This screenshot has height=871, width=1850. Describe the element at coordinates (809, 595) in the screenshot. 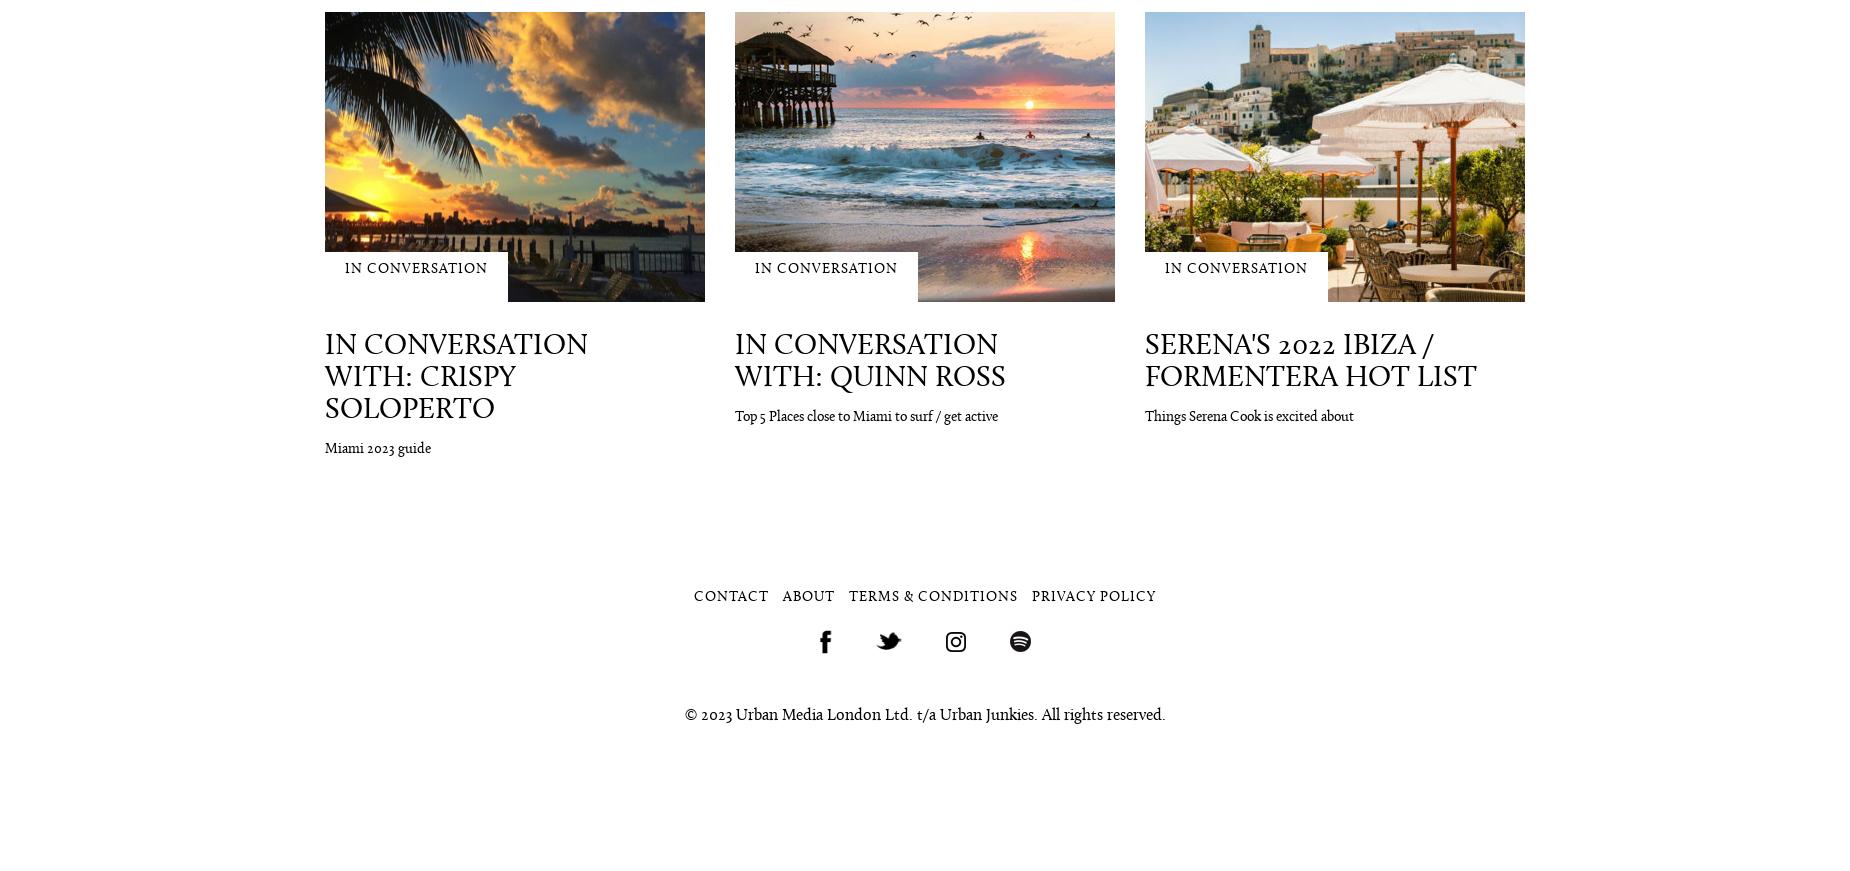

I see `'About'` at that location.